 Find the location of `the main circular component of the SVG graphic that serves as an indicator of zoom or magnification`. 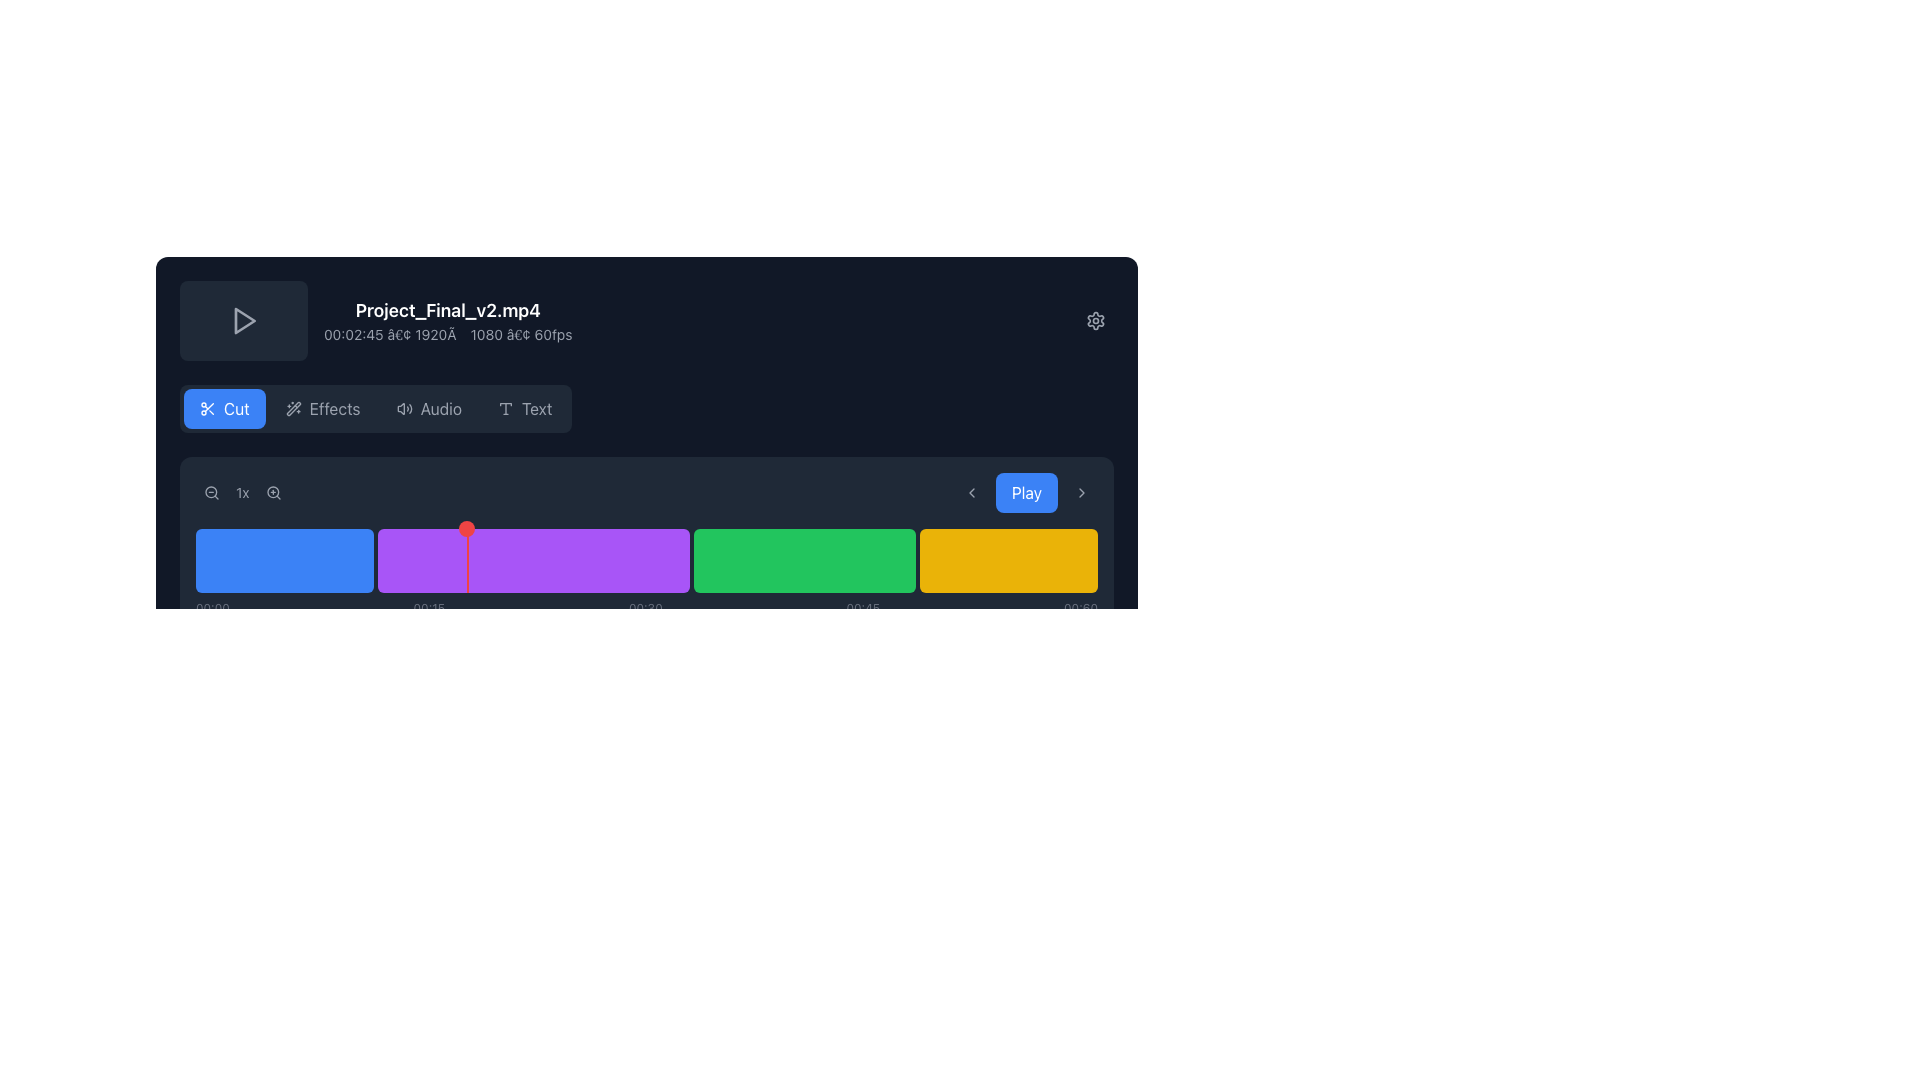

the main circular component of the SVG graphic that serves as an indicator of zoom or magnification is located at coordinates (271, 492).